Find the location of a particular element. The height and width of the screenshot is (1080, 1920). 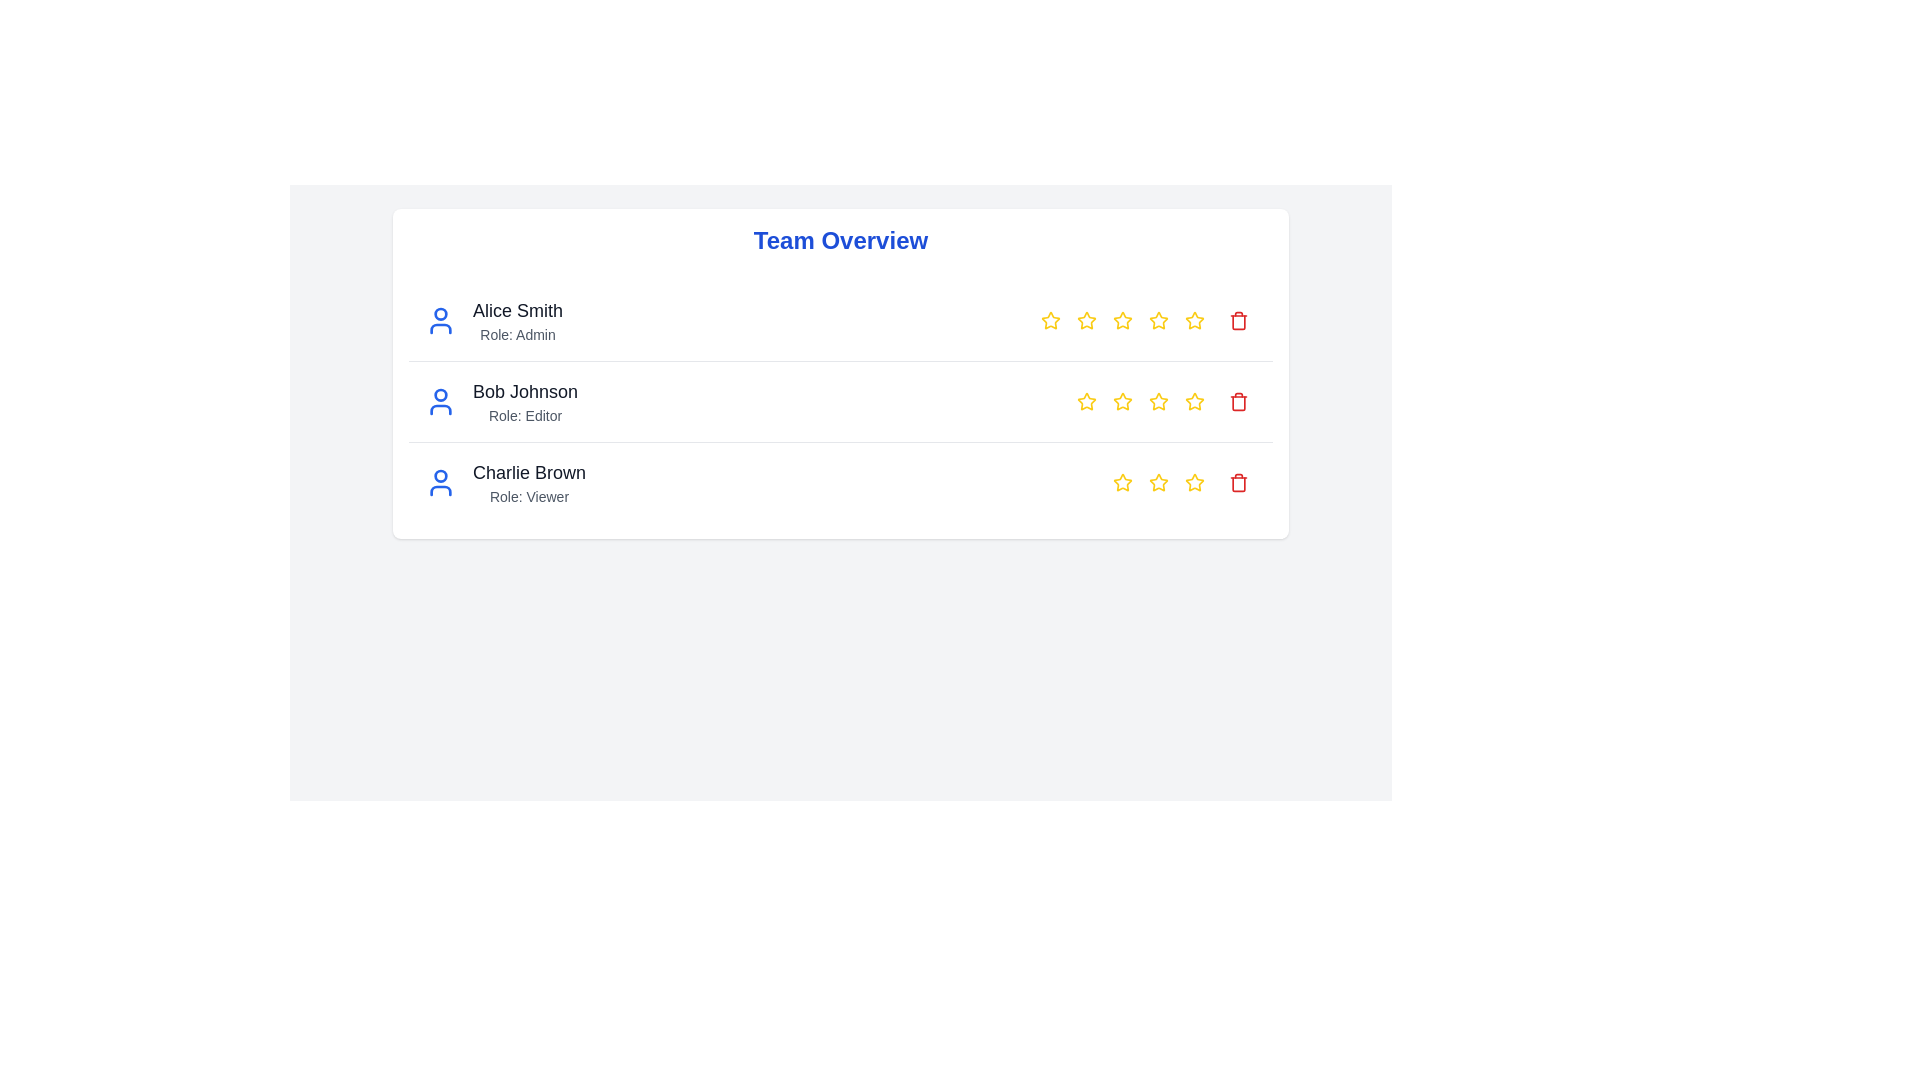

the decorative vector graphic component of the blue user icon for 'Charlie Brown' in the 'Team Overview' list, located beneath the circular head of the icon is located at coordinates (440, 490).